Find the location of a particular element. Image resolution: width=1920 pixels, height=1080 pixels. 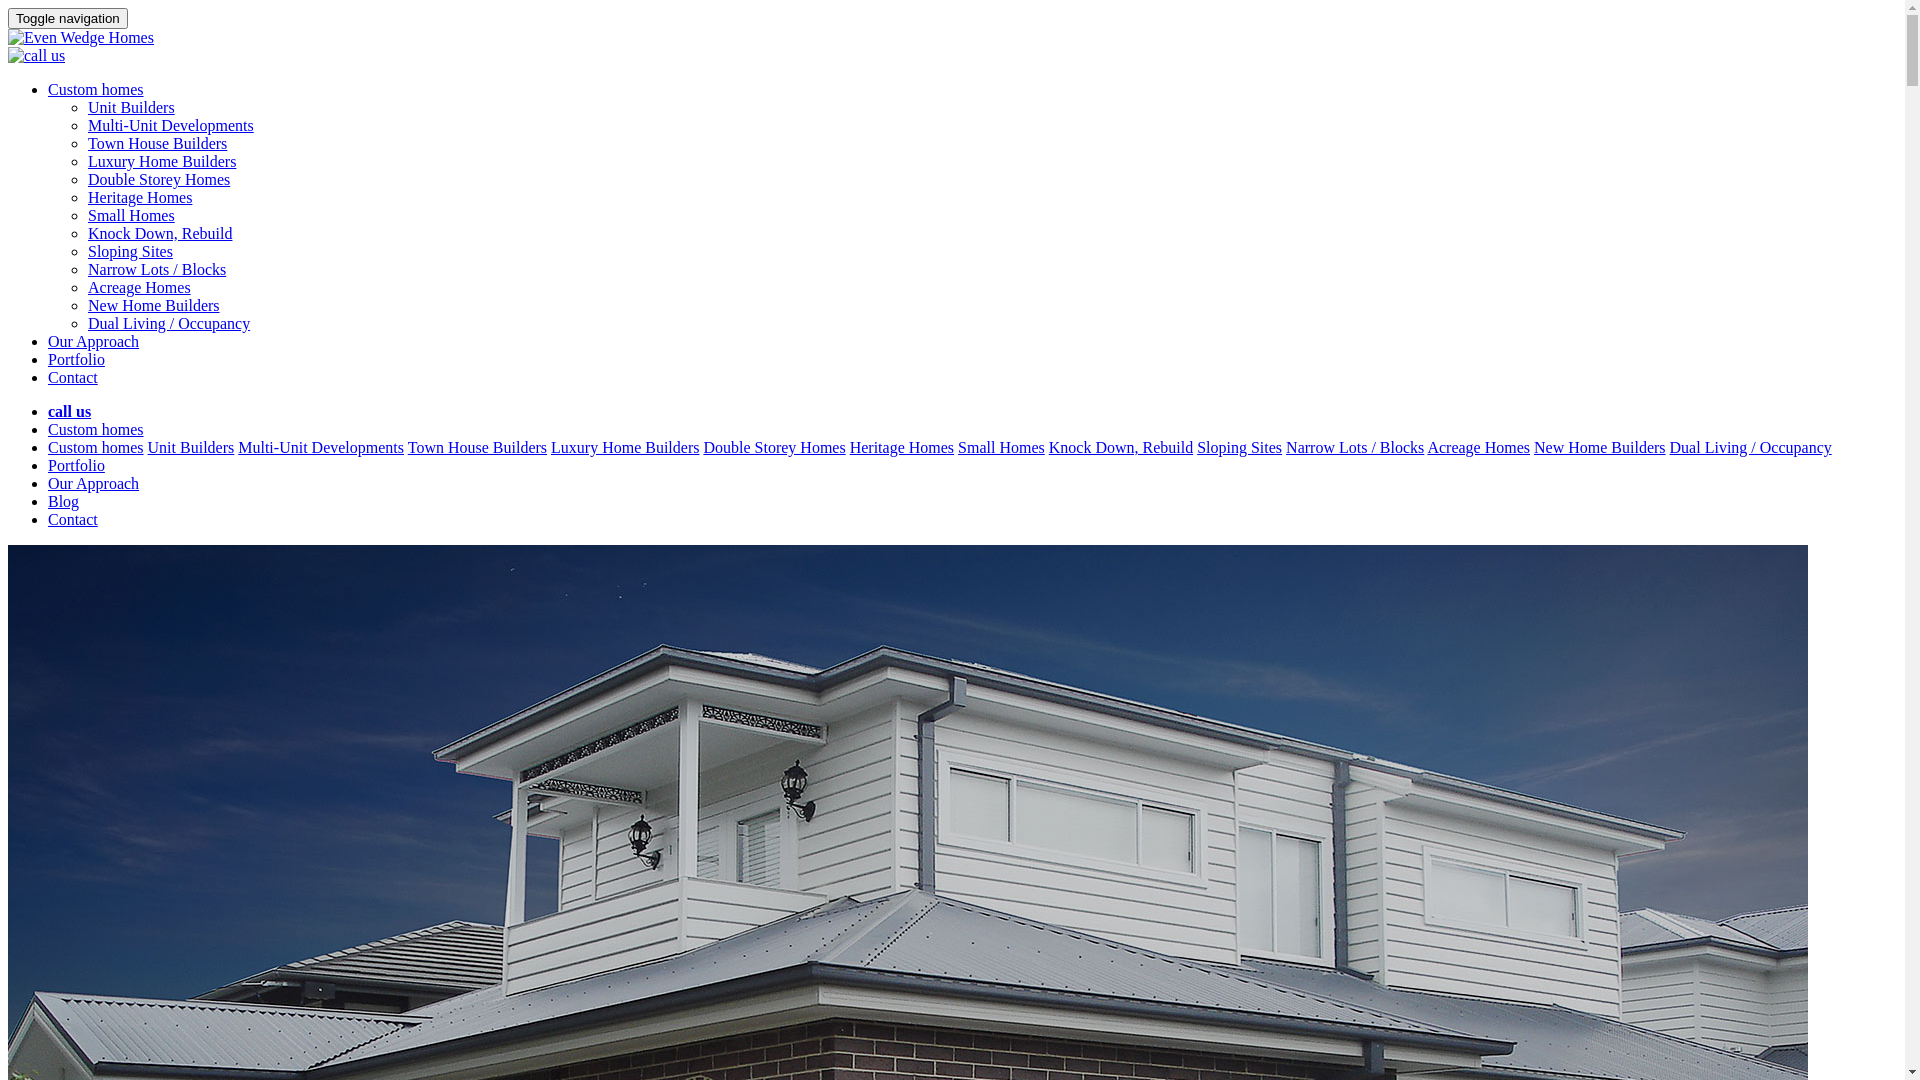

'call us' is located at coordinates (69, 410).